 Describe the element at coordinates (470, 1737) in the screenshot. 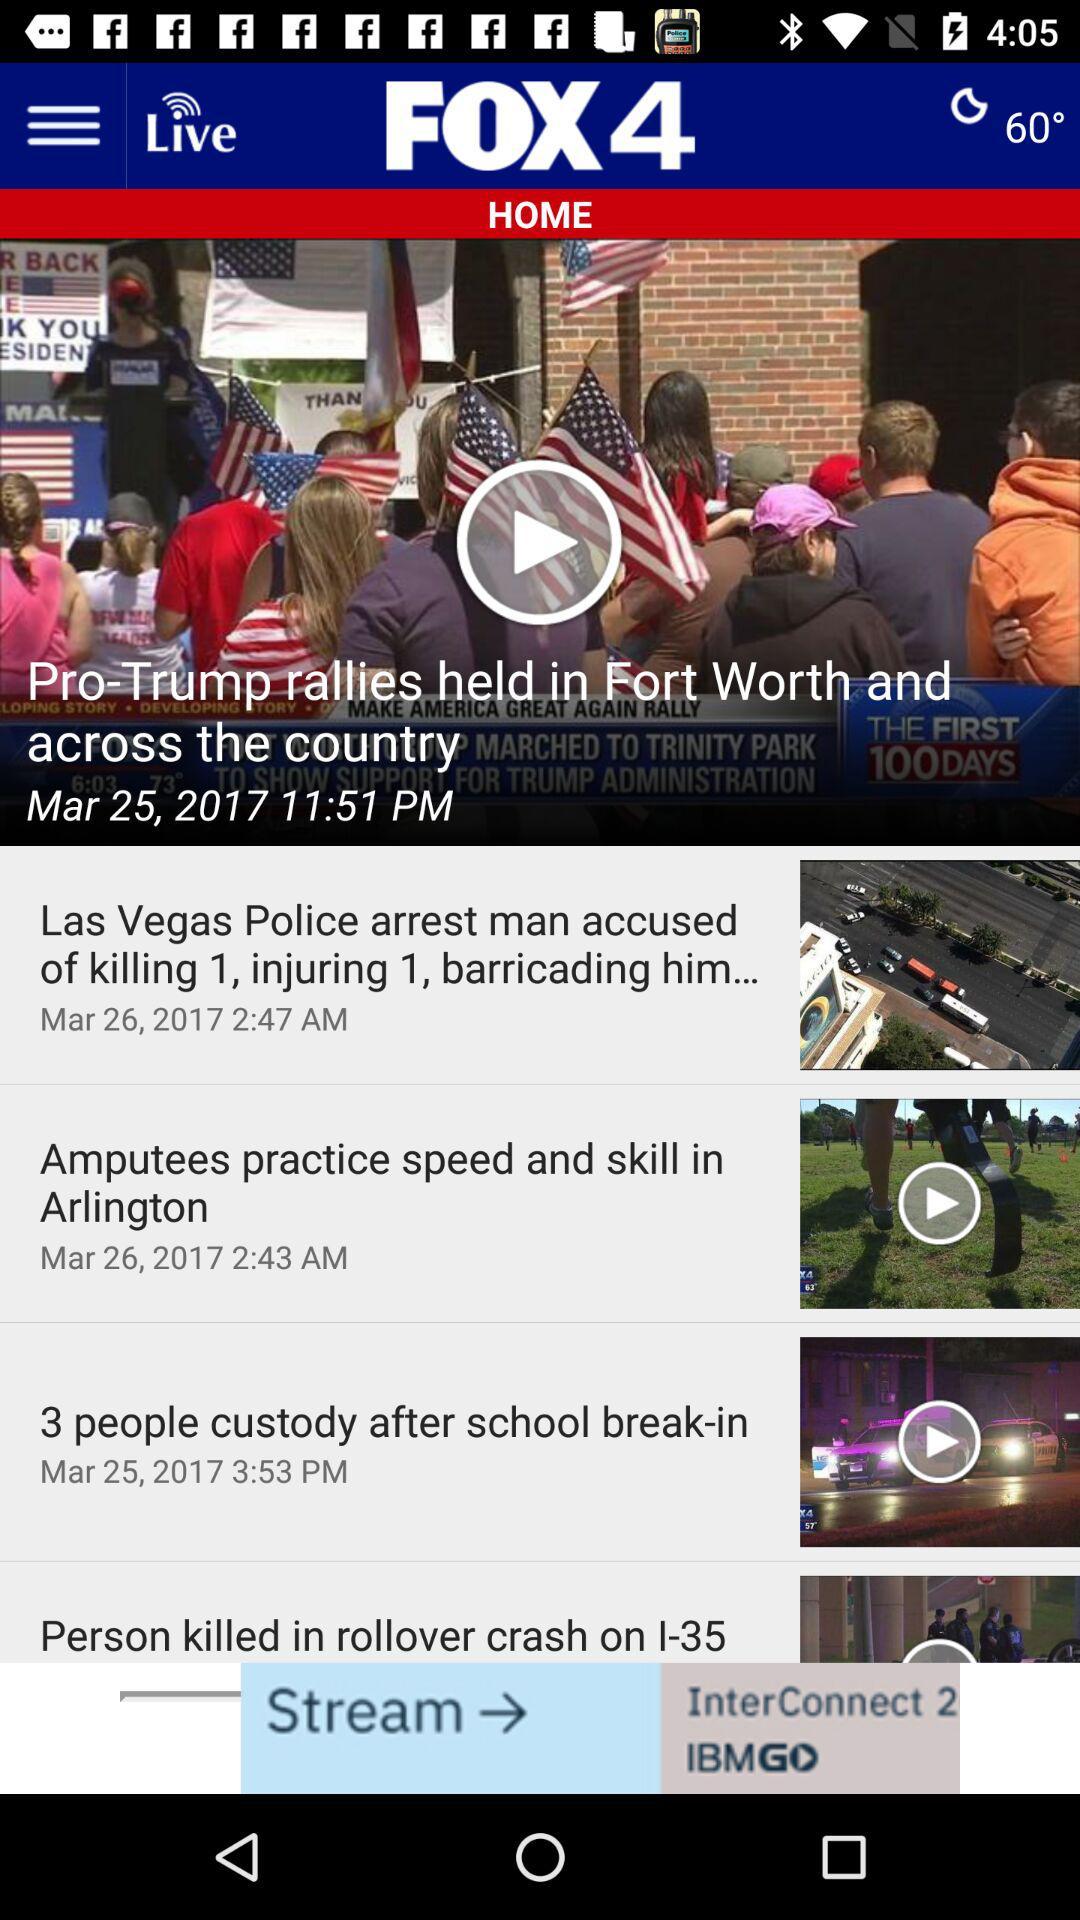

I see `the arrow_forward icon` at that location.